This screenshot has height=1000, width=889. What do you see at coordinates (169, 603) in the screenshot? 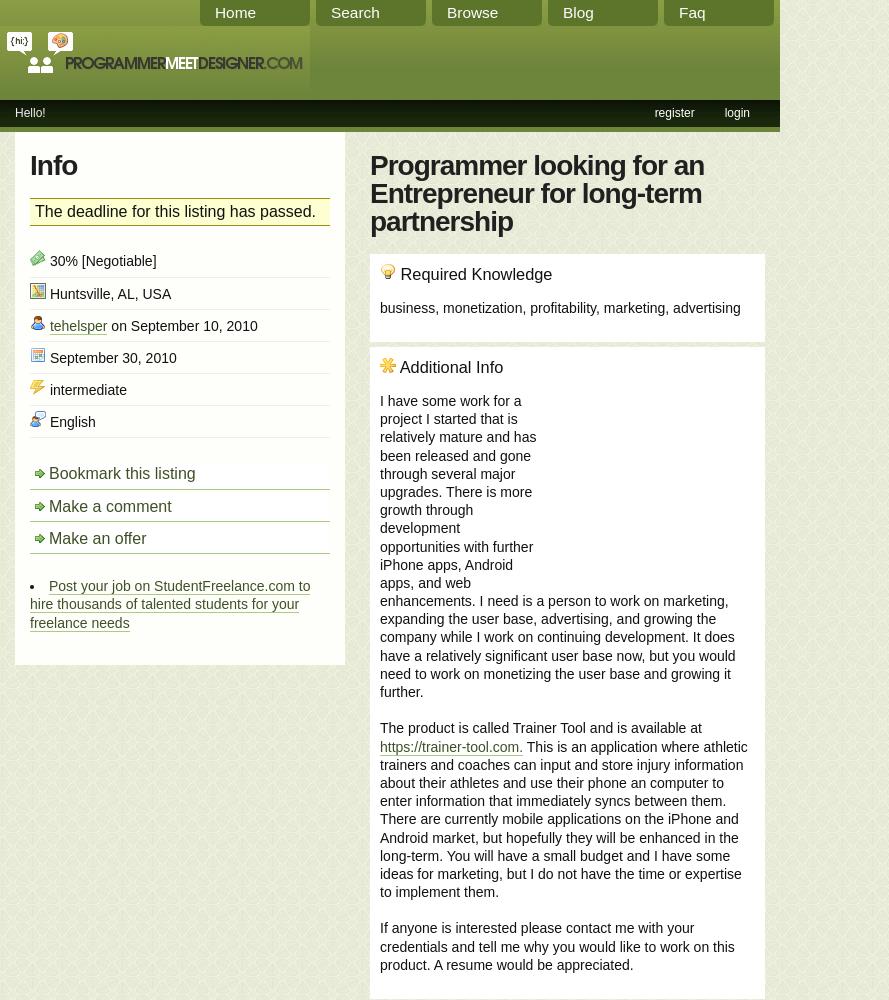
I see `'Post your job on StudentFreelance.com to hire thousands of talented students for  your freelance needs'` at bounding box center [169, 603].